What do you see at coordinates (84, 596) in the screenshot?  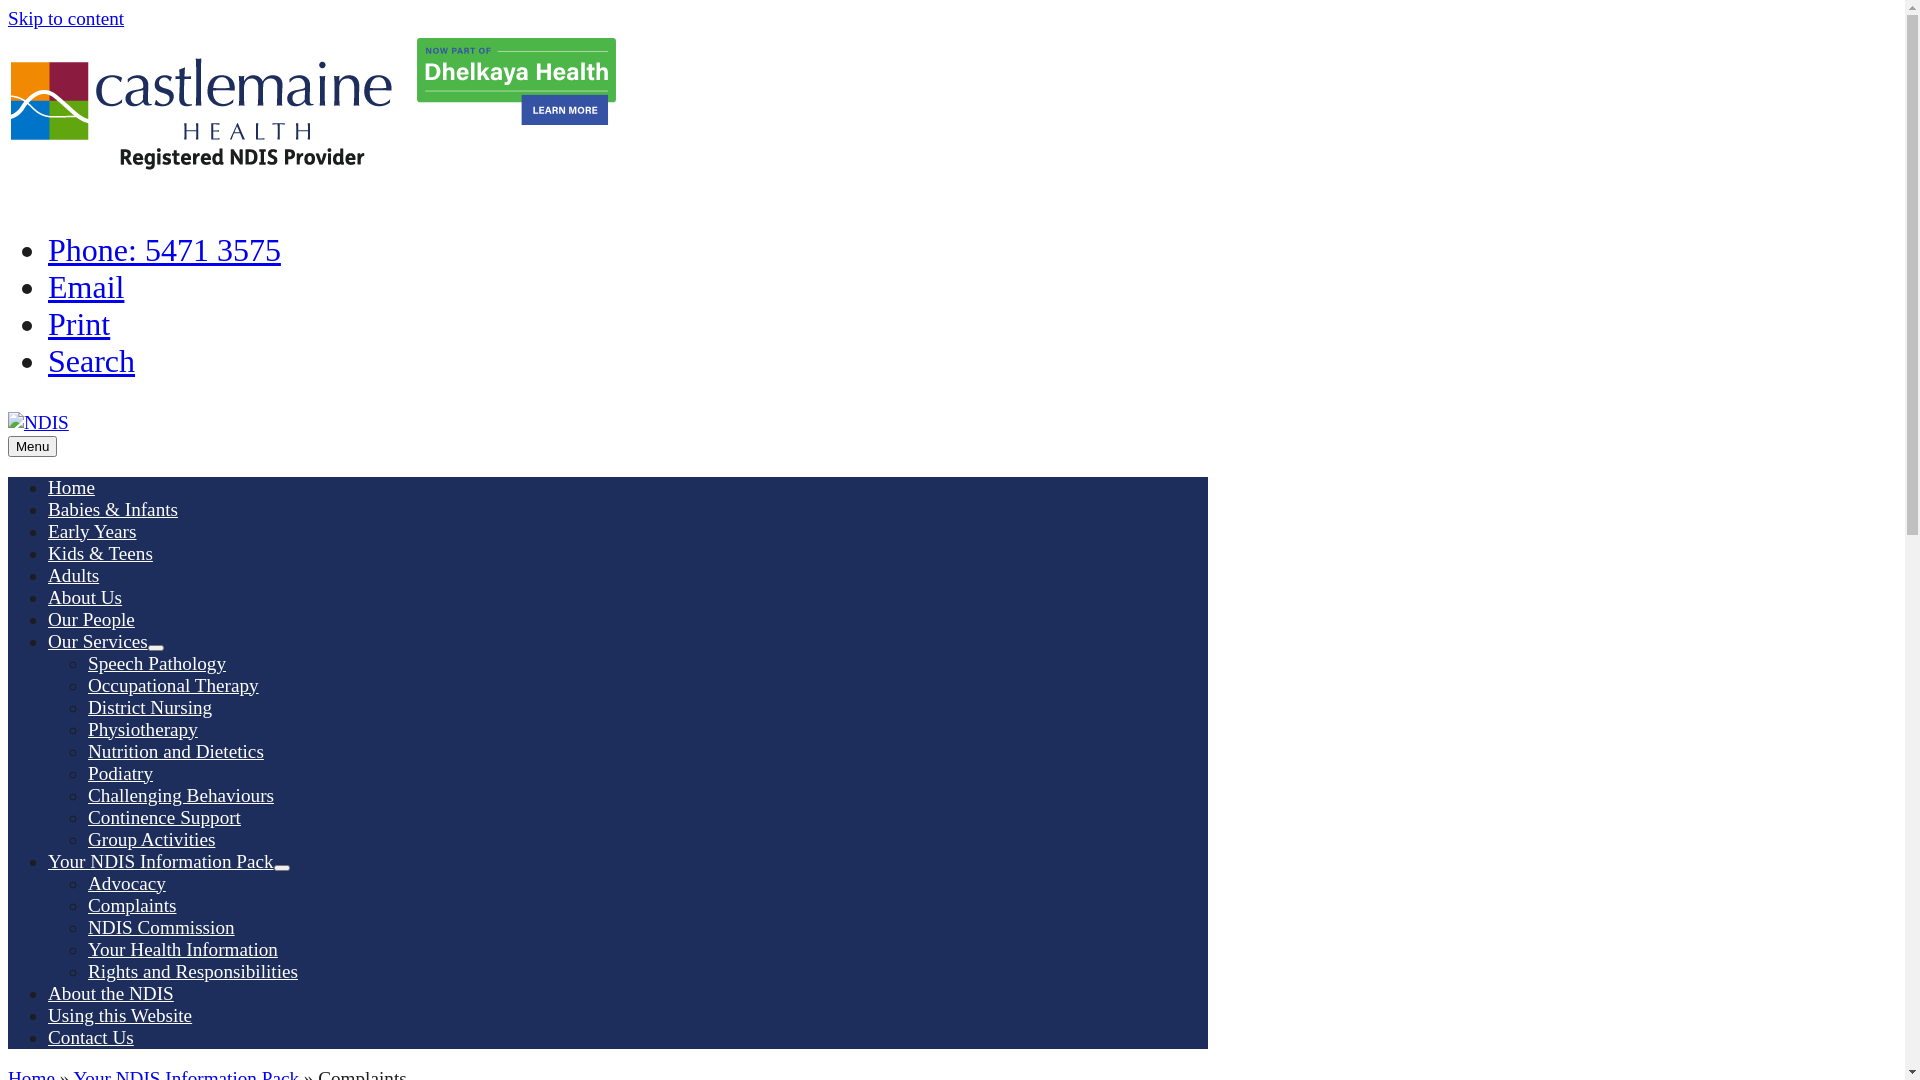 I see `'About Us'` at bounding box center [84, 596].